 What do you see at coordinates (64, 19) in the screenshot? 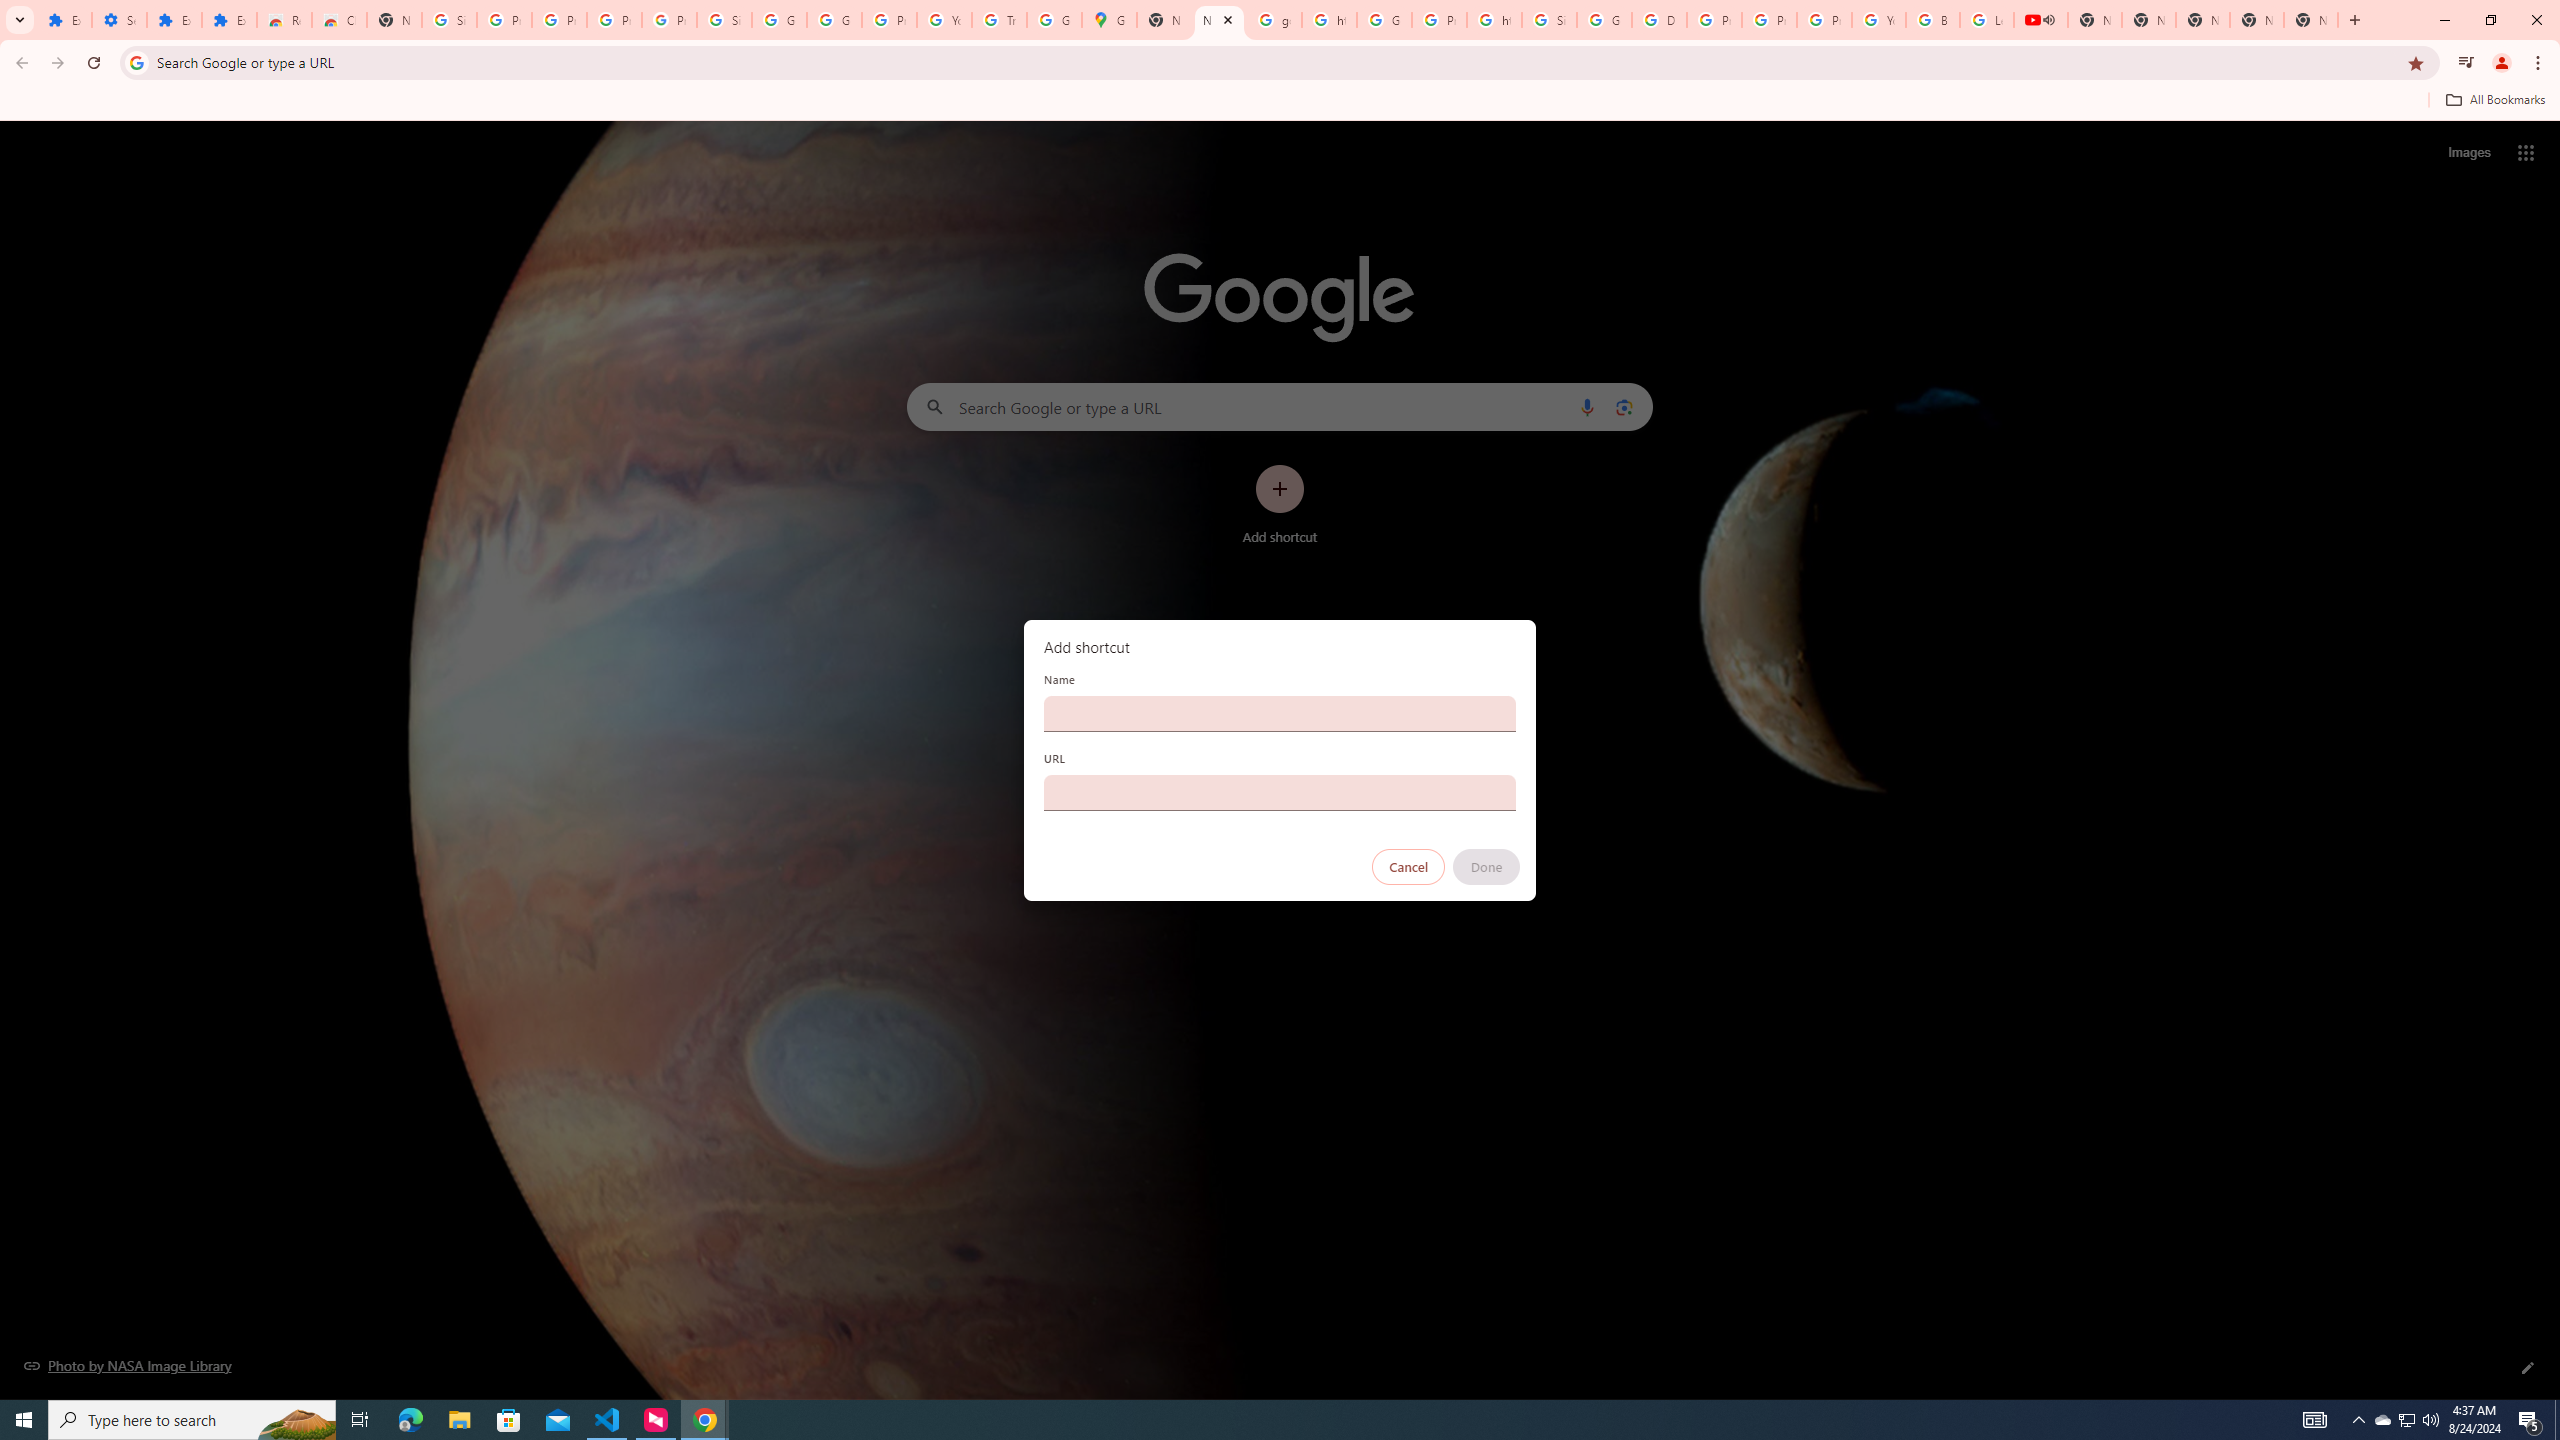
I see `'Extensions'` at bounding box center [64, 19].